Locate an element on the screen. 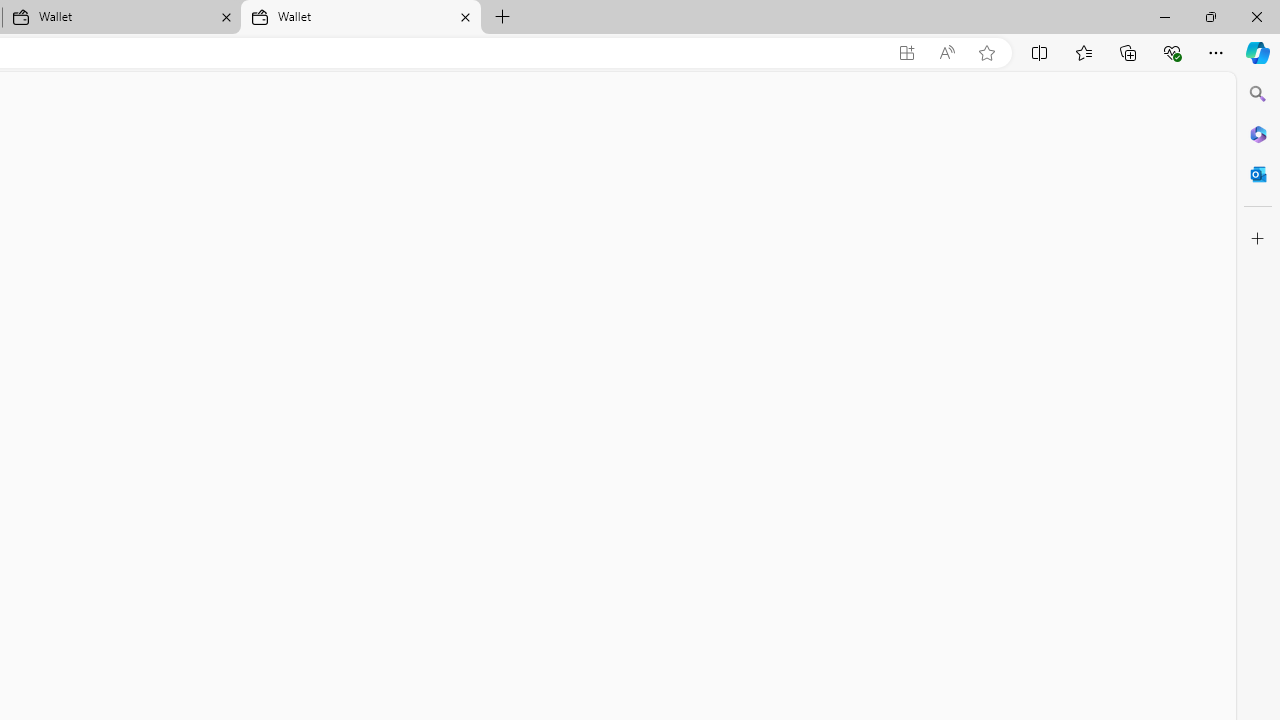 The image size is (1280, 720). 'App available. Install Microsoft Wallet' is located at coordinates (905, 52).